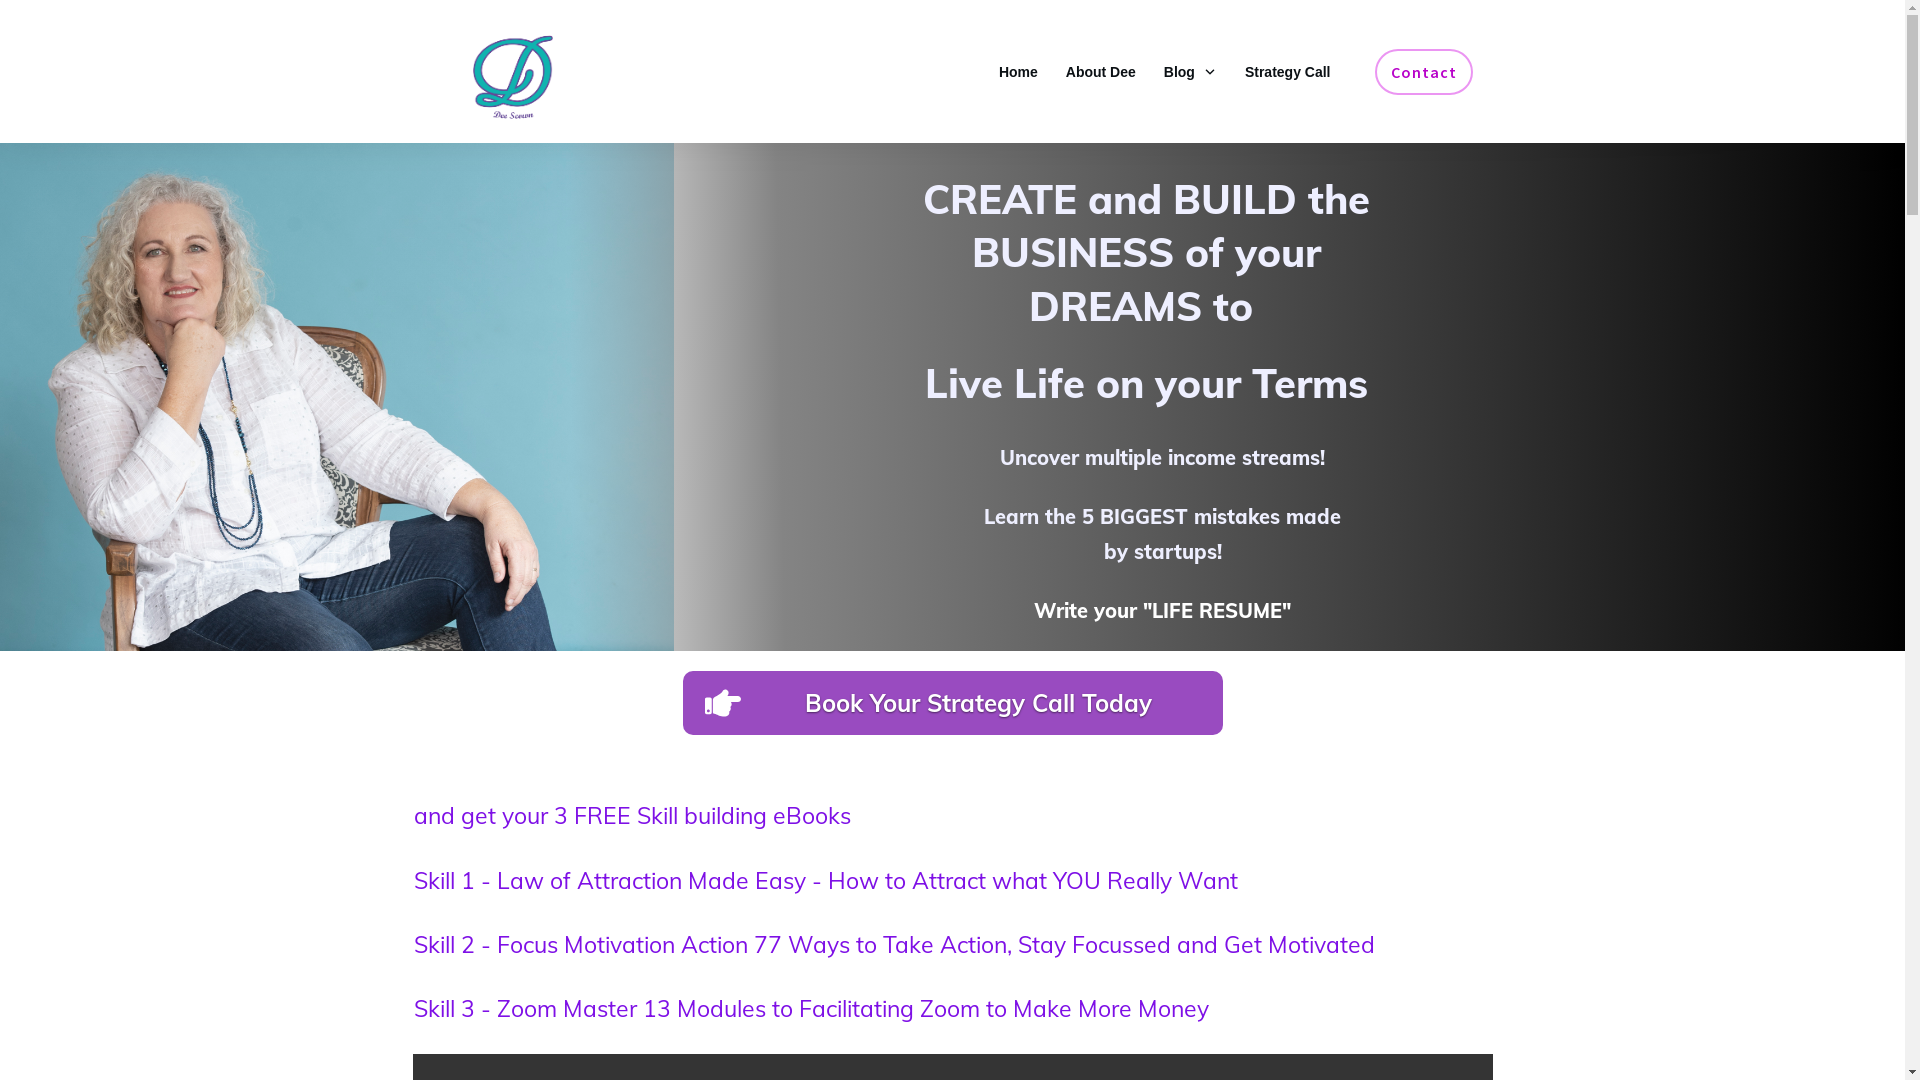  Describe the element at coordinates (1018, 71) in the screenshot. I see `'Home'` at that location.